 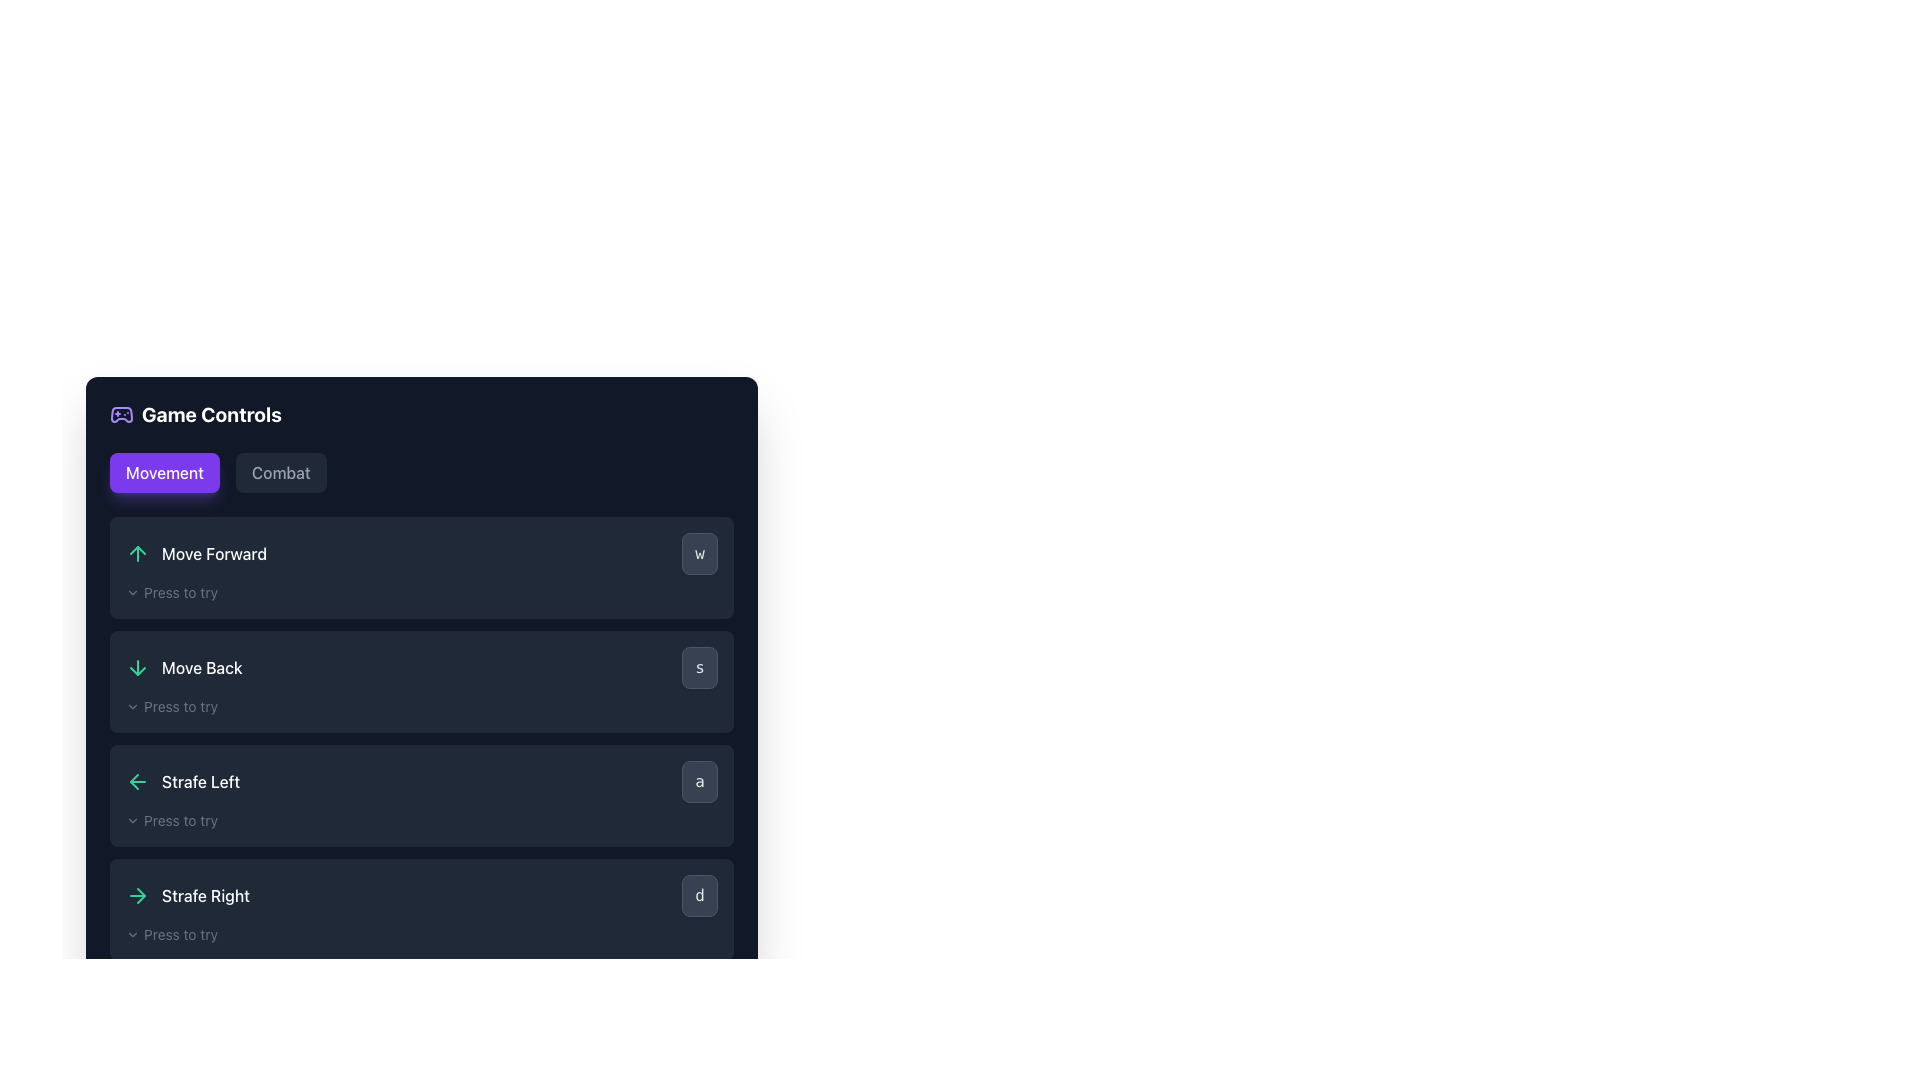 What do you see at coordinates (421, 681) in the screenshot?
I see `the informational panel labeled 'Move Back' which is the second element in a vertical list, providing information about the action and associated key` at bounding box center [421, 681].